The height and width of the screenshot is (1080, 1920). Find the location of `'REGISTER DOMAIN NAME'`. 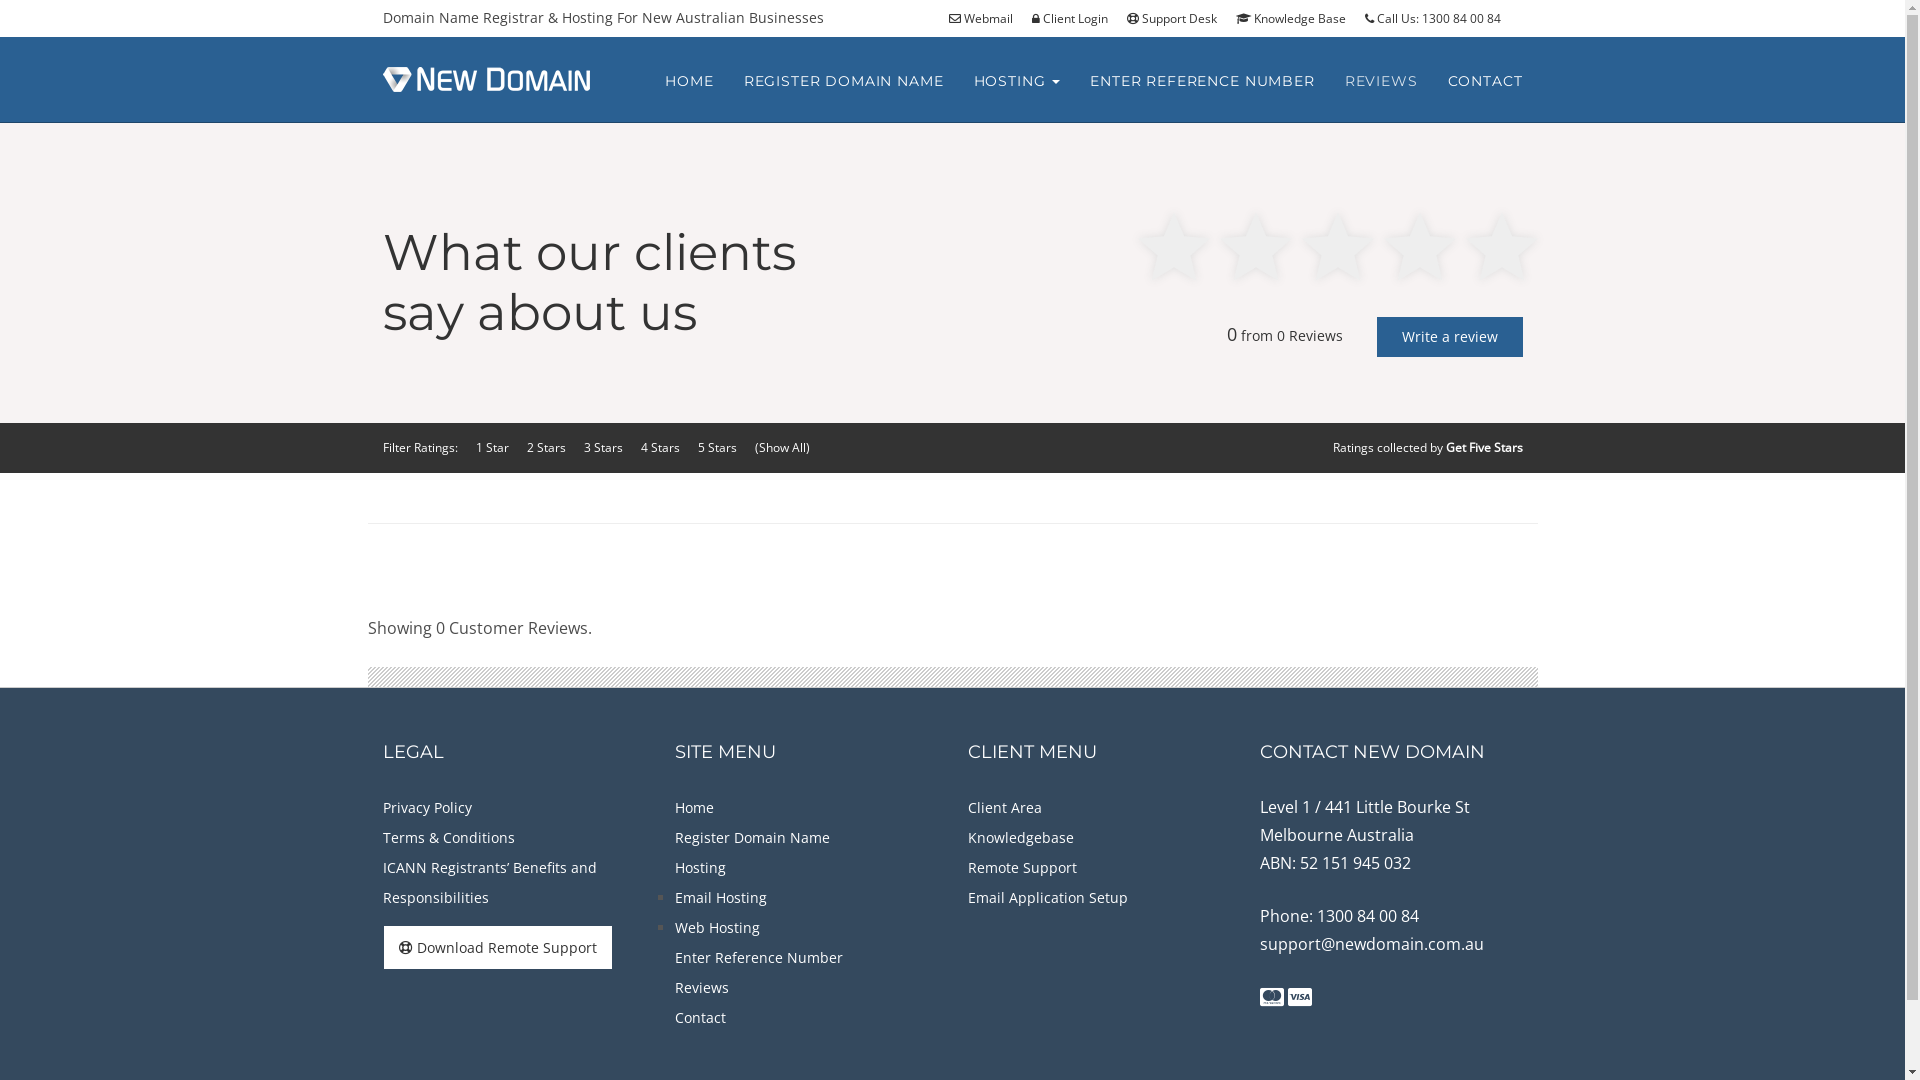

'REGISTER DOMAIN NAME' is located at coordinates (844, 80).